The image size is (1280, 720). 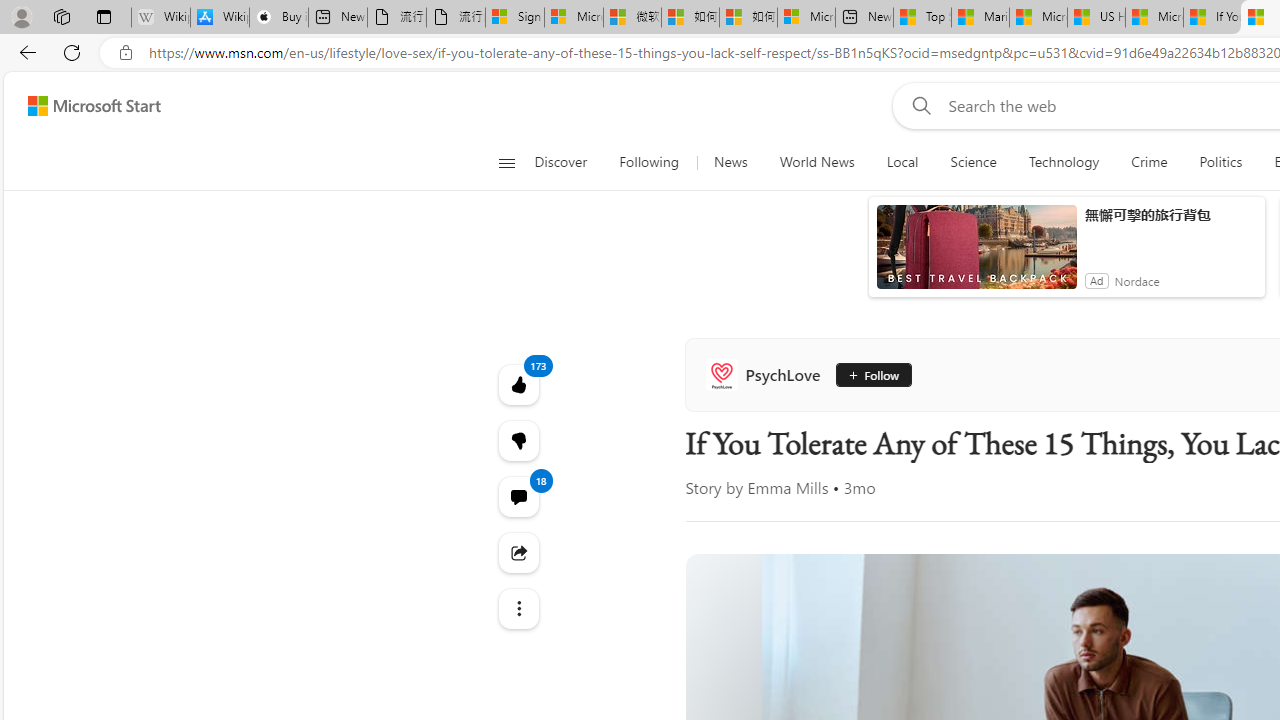 What do you see at coordinates (518, 608) in the screenshot?
I see `'Class: at-item'` at bounding box center [518, 608].